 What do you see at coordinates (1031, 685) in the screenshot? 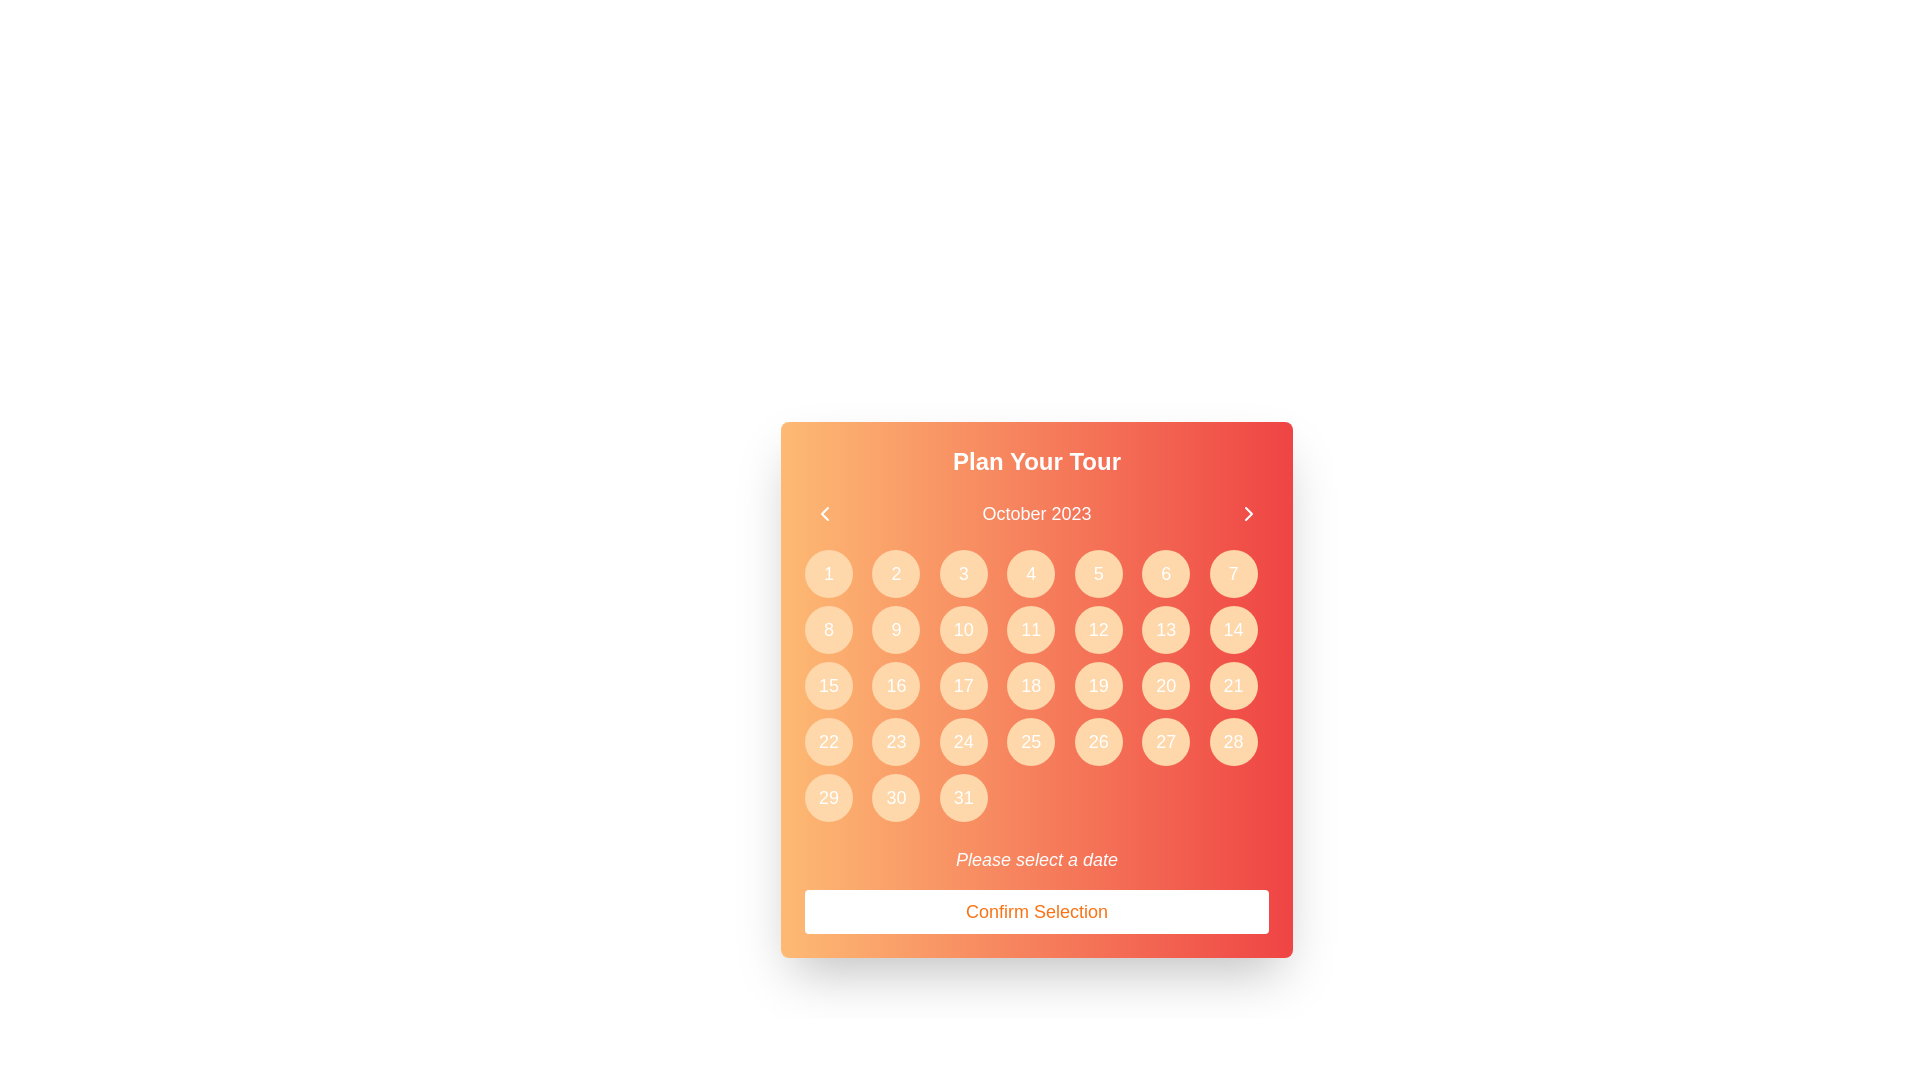
I see `the calendar button representing the 18th day of the month` at bounding box center [1031, 685].